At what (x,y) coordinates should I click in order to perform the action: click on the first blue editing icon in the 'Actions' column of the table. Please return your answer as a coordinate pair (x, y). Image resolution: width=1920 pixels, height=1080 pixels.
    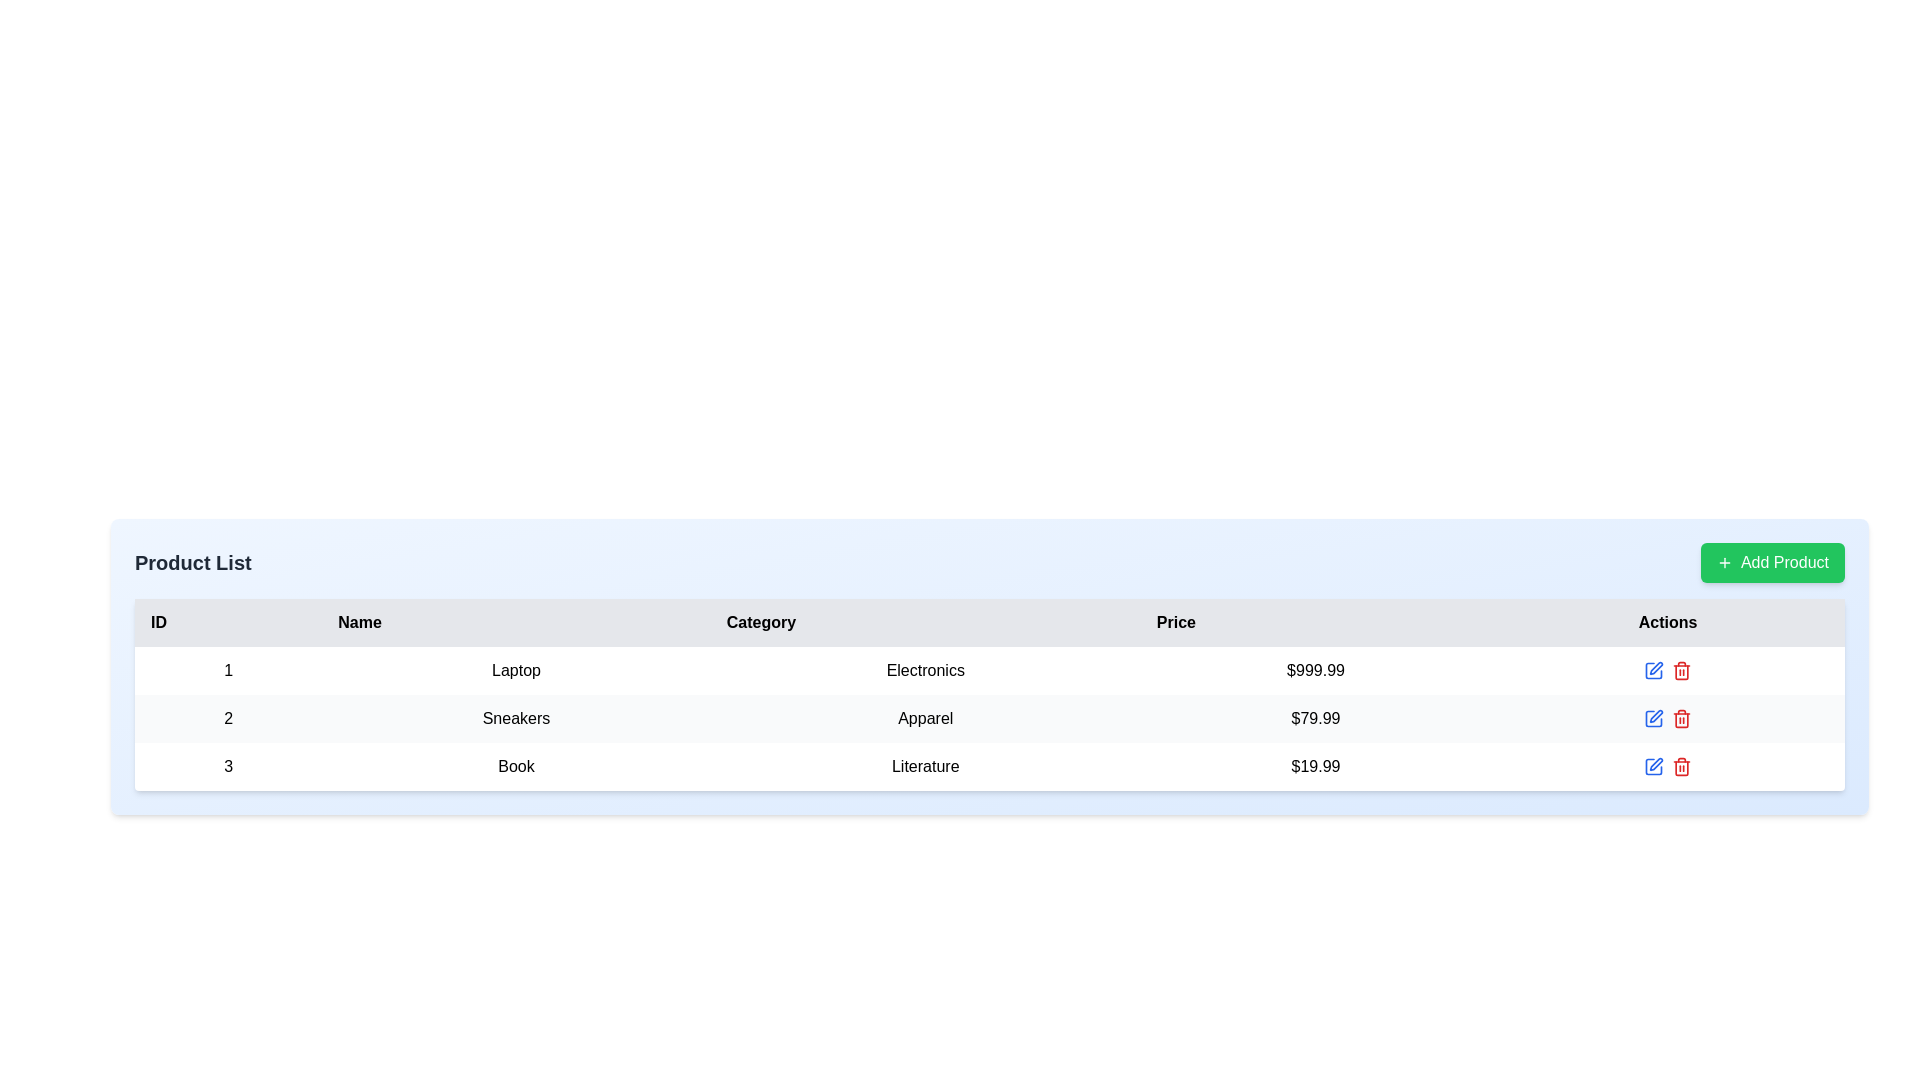
    Looking at the image, I should click on (1654, 671).